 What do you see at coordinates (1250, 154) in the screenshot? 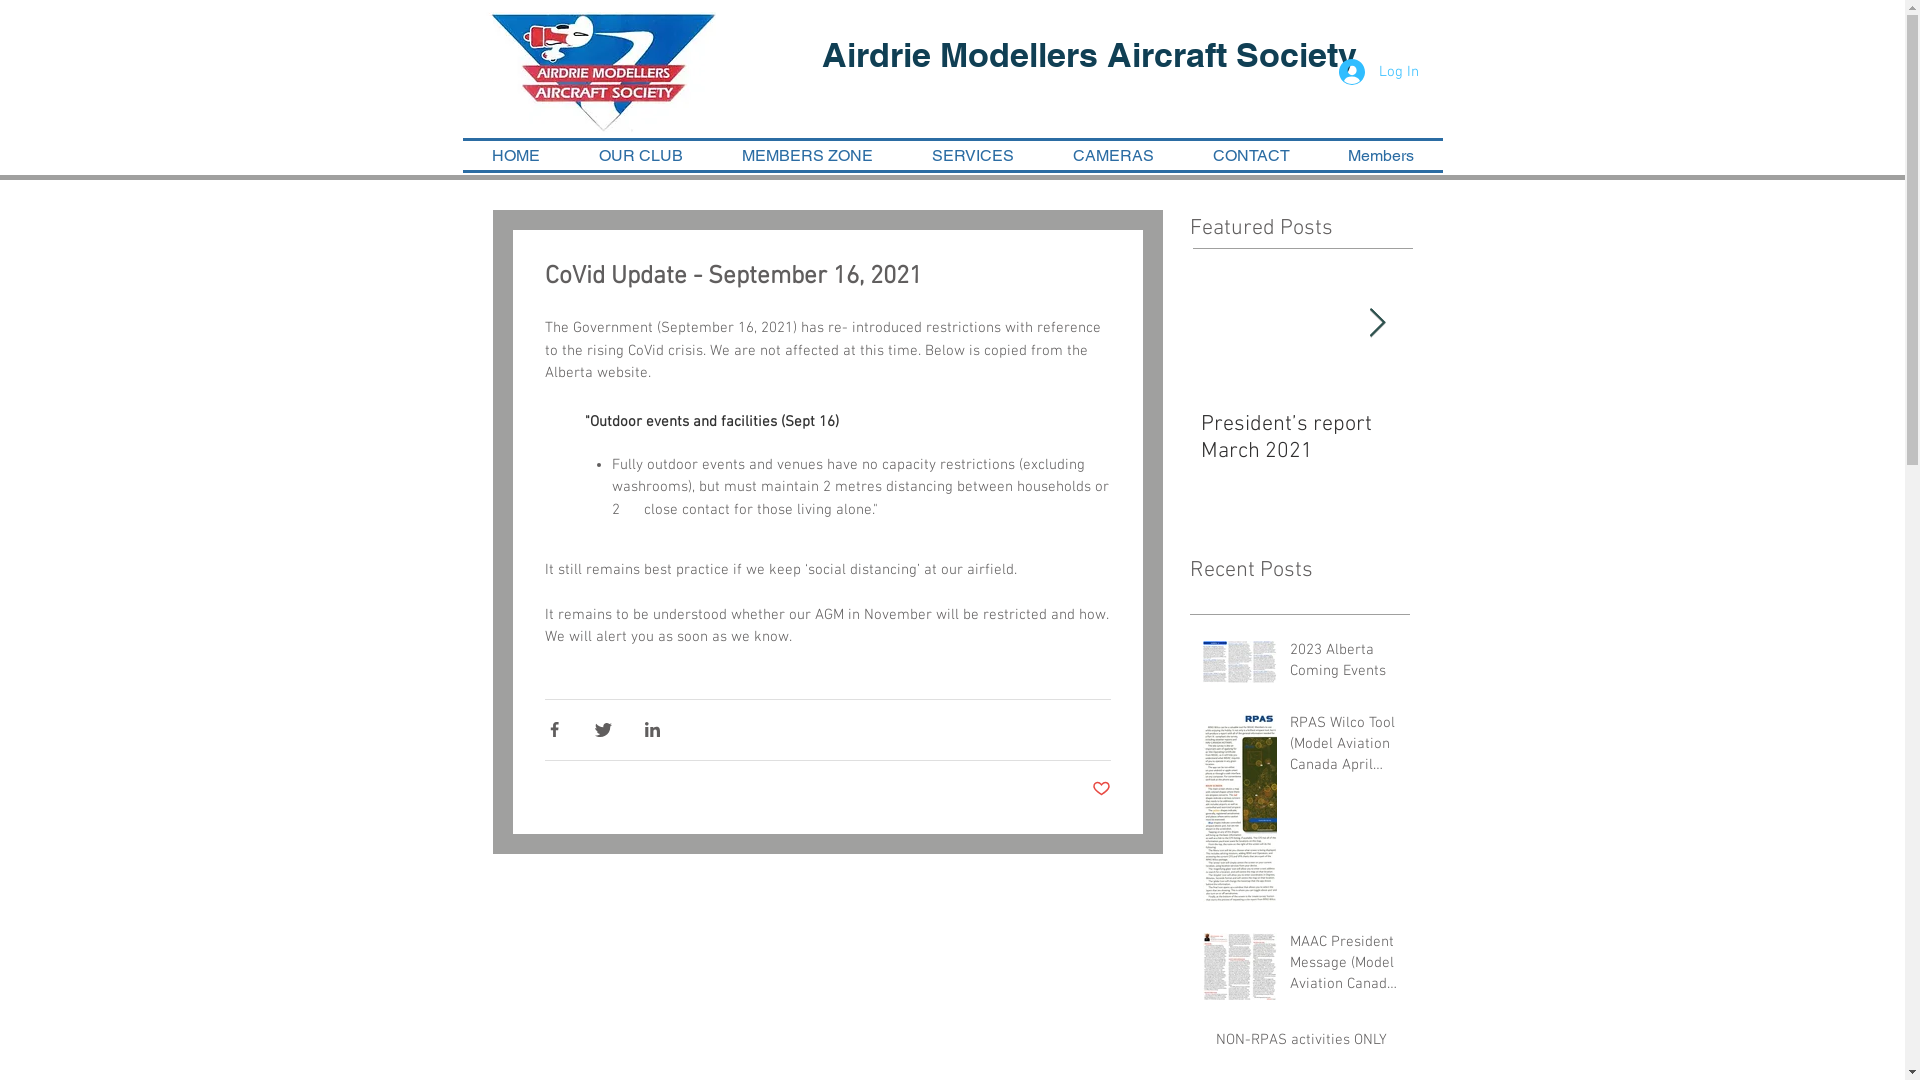
I see `'CONTACT'` at bounding box center [1250, 154].